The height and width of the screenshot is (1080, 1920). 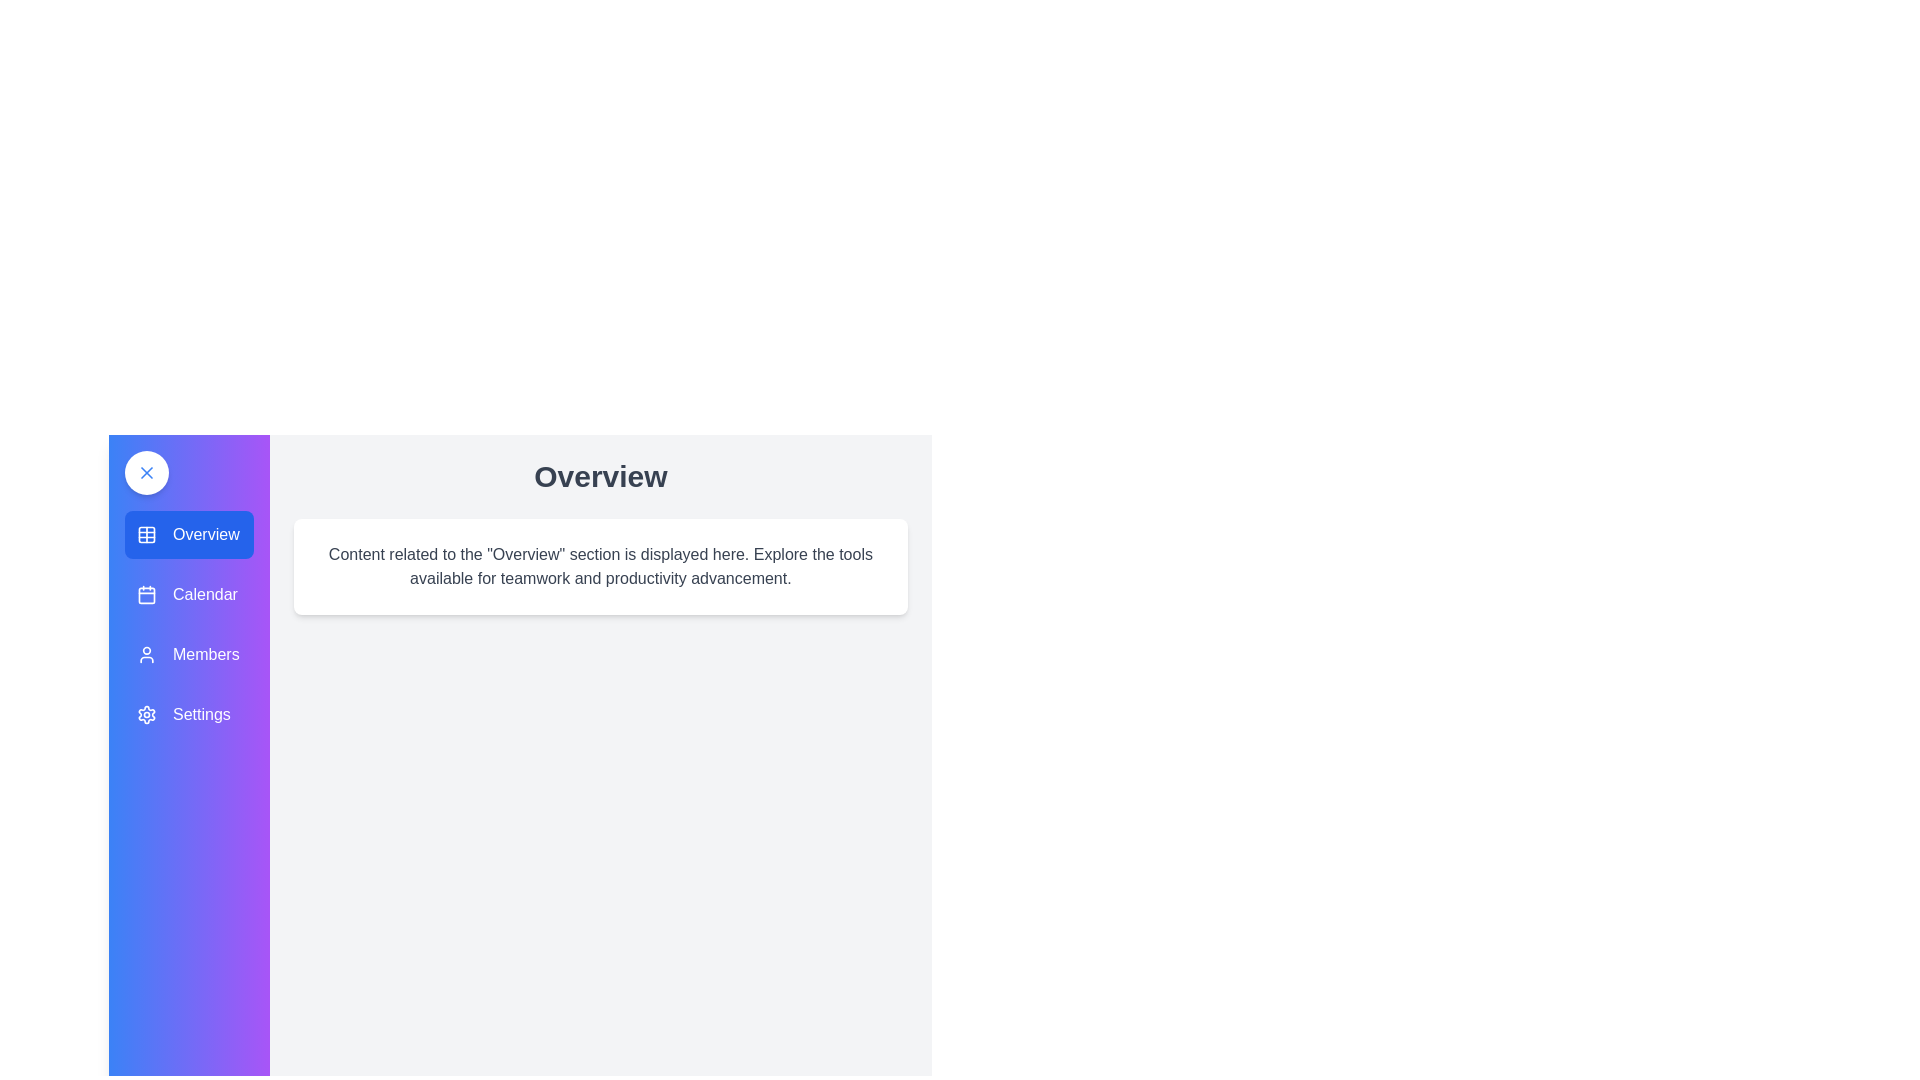 I want to click on the panel header labeled 'Overview' to inspect it, so click(x=599, y=477).